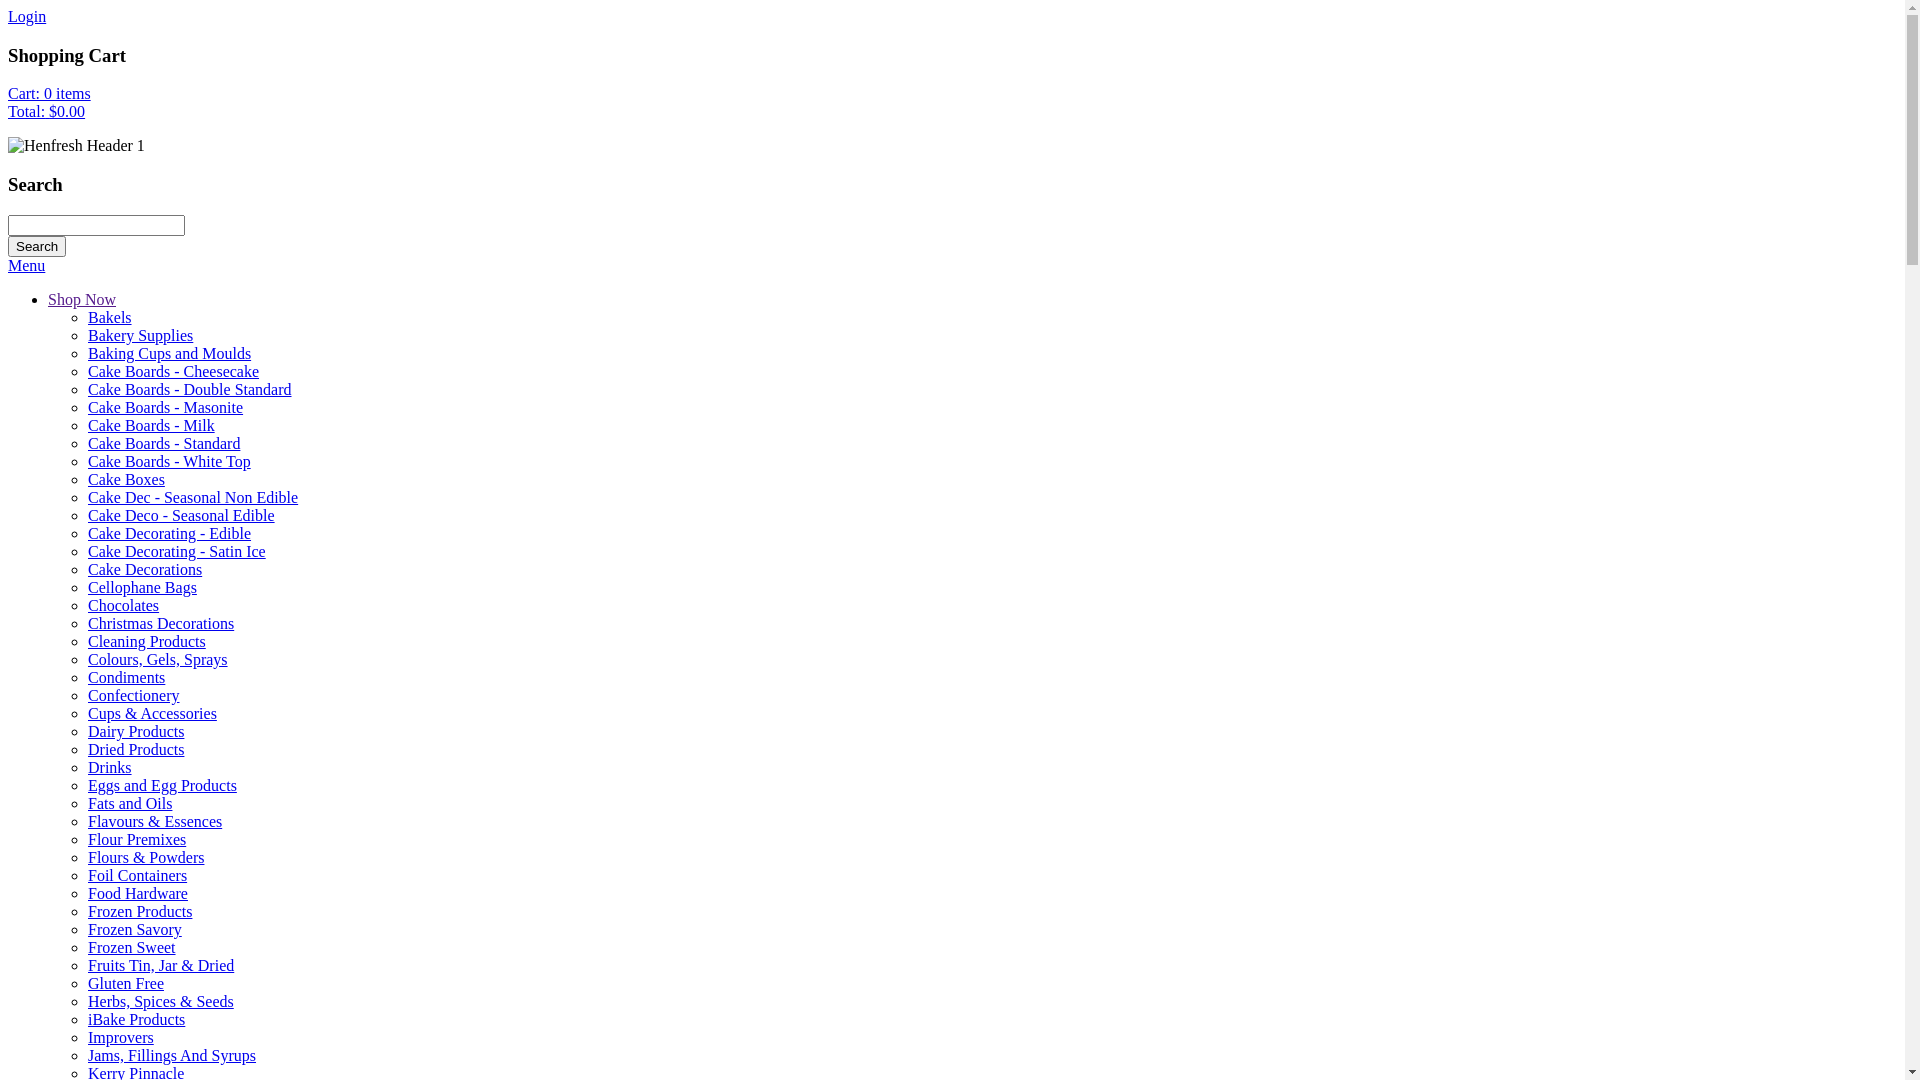  Describe the element at coordinates (169, 352) in the screenshot. I see `'Baking Cups and Moulds'` at that location.